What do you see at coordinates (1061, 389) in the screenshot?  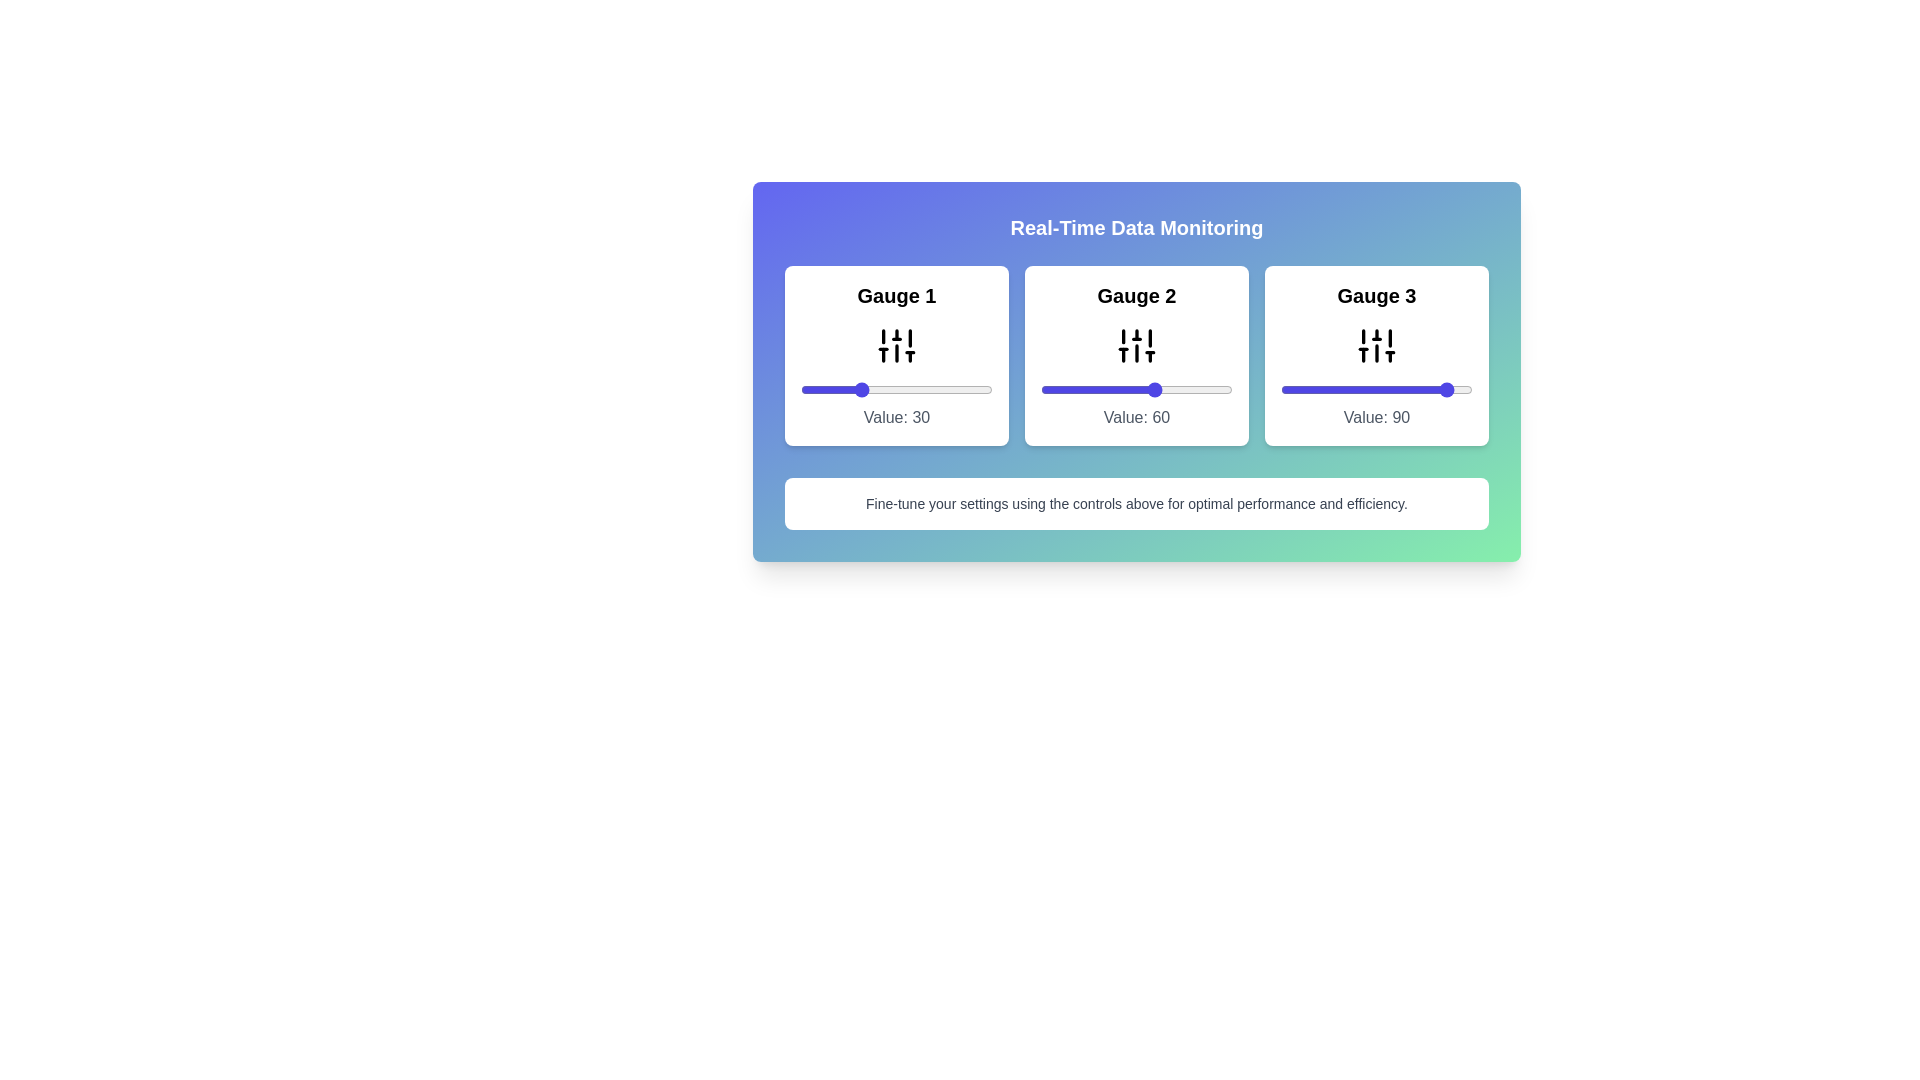 I see `the 'Gauge 2' slider` at bounding box center [1061, 389].